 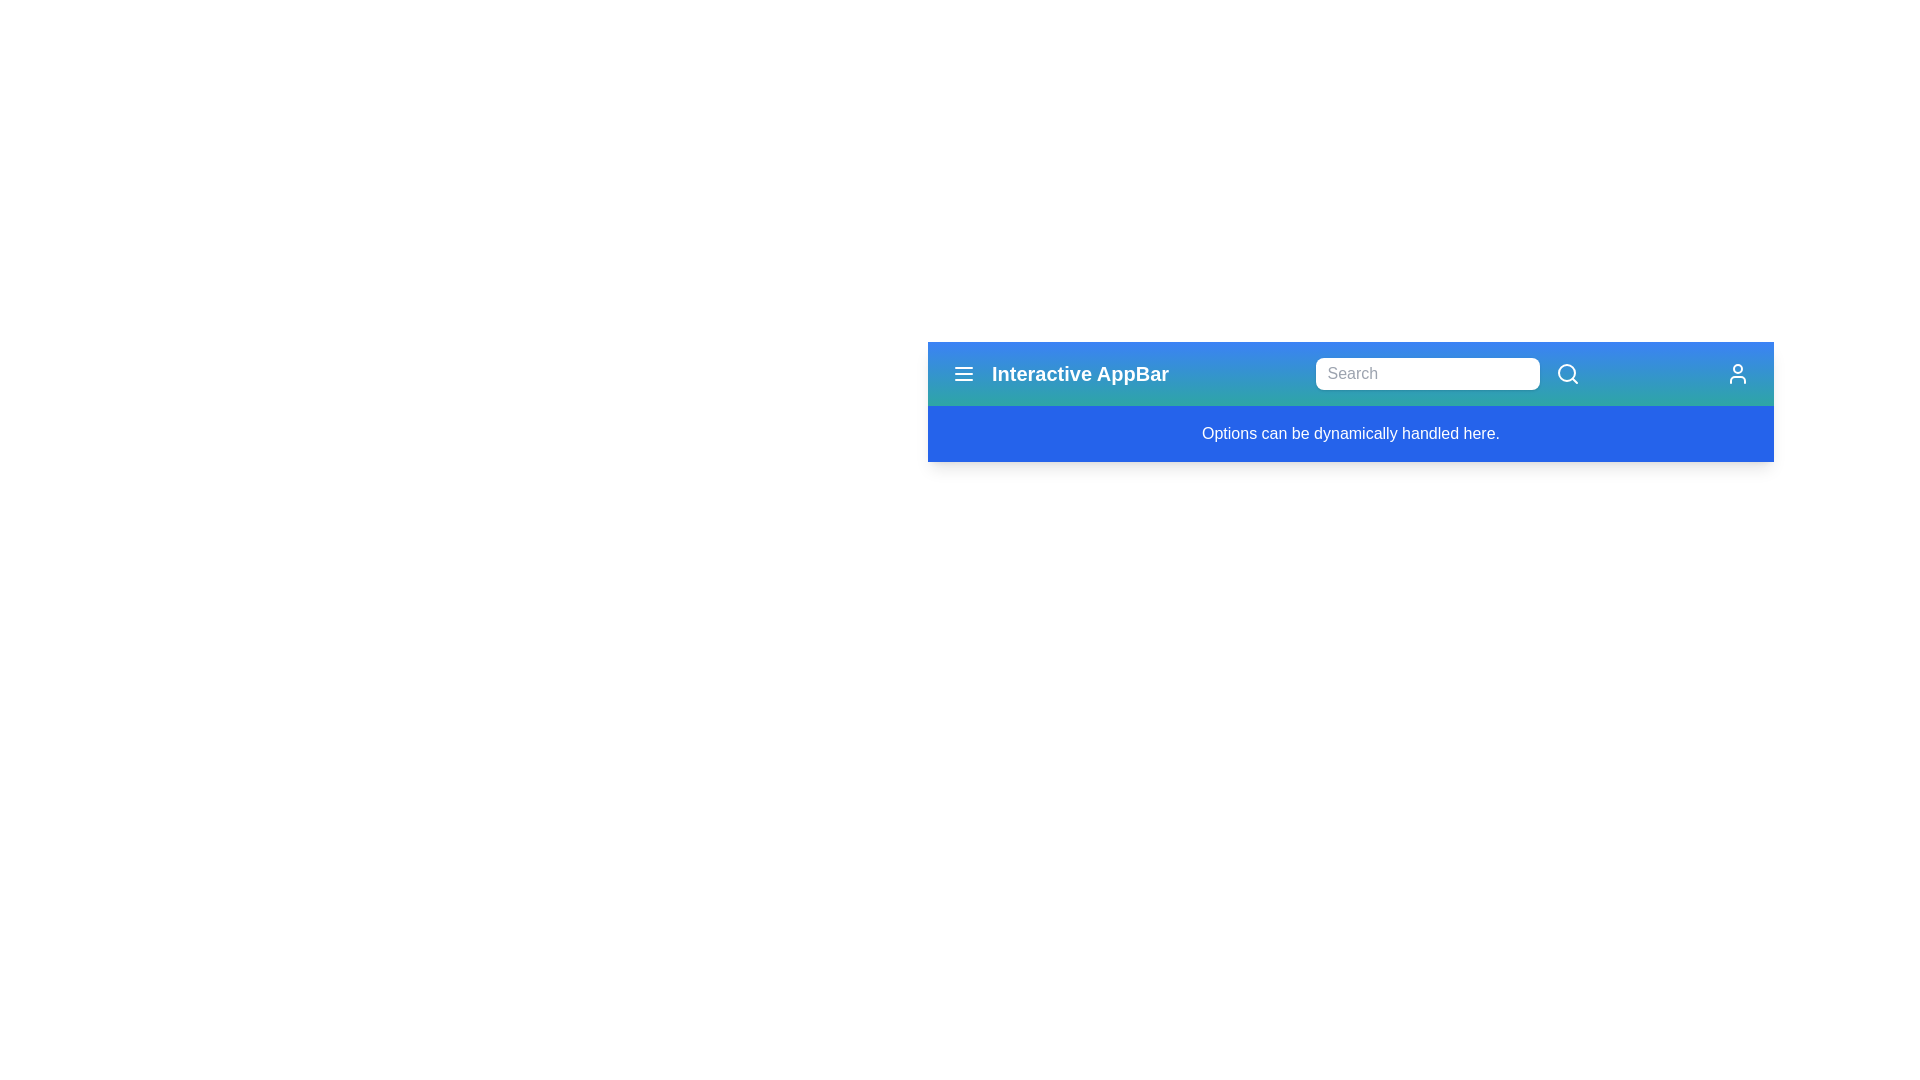 I want to click on the menu icon to toggle the menu, so click(x=964, y=374).